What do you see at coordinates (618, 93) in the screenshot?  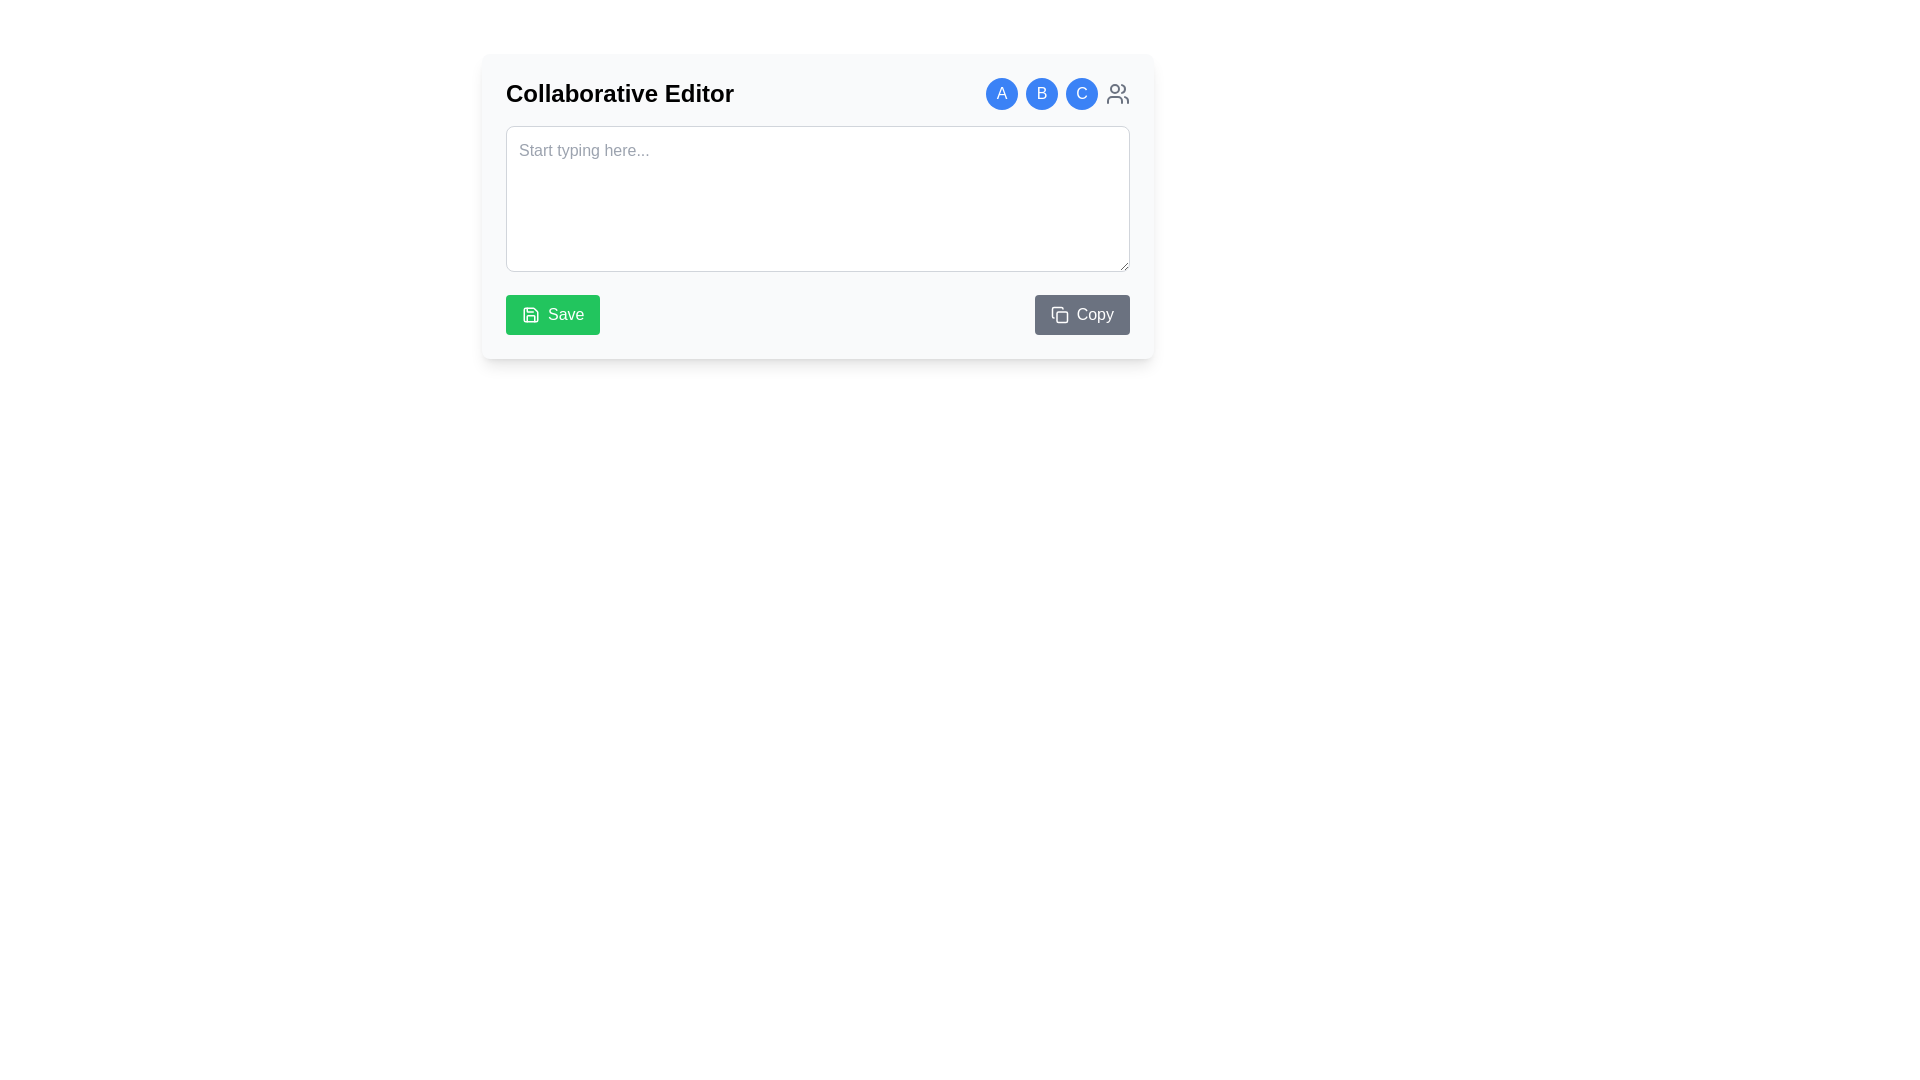 I see `the 'Collaborative Editor' text label at the upper left of the card-like component to focus the interface` at bounding box center [618, 93].